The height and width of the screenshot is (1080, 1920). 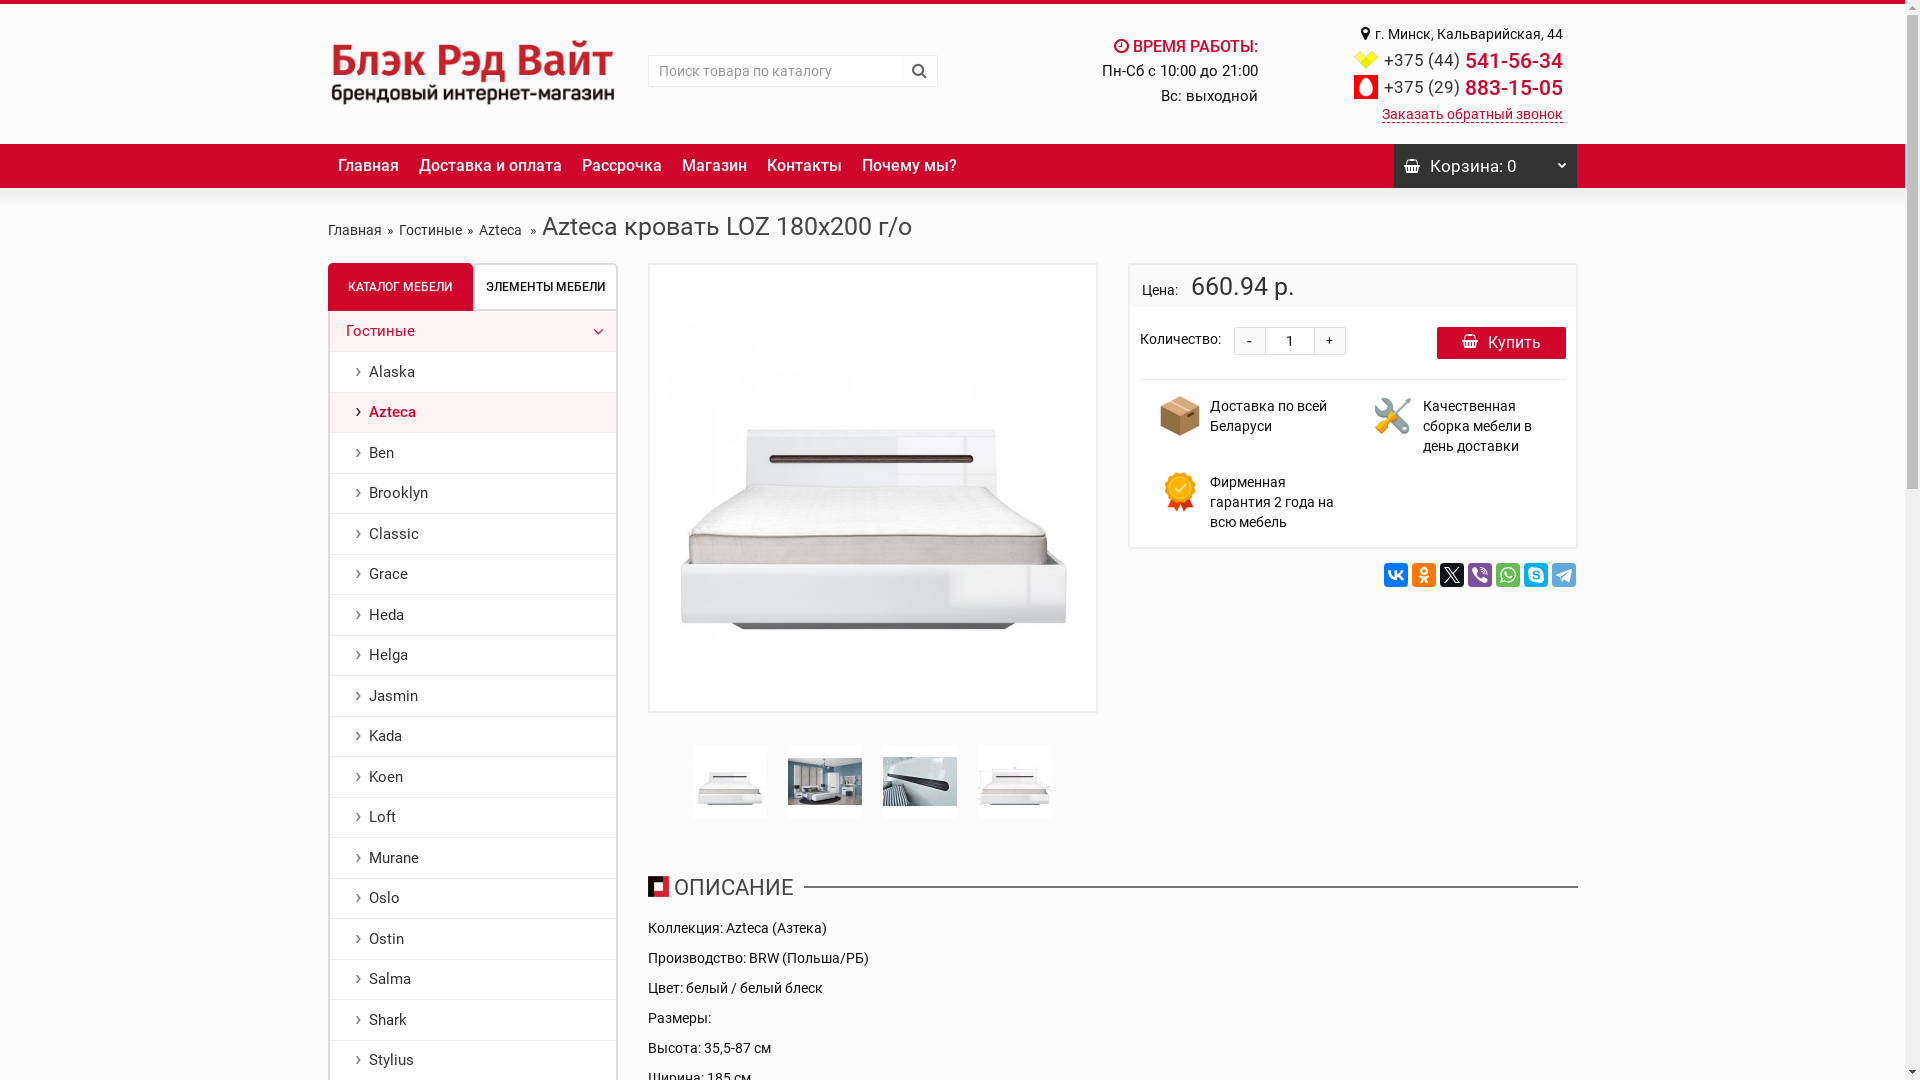 I want to click on '+', so click(x=1314, y=339).